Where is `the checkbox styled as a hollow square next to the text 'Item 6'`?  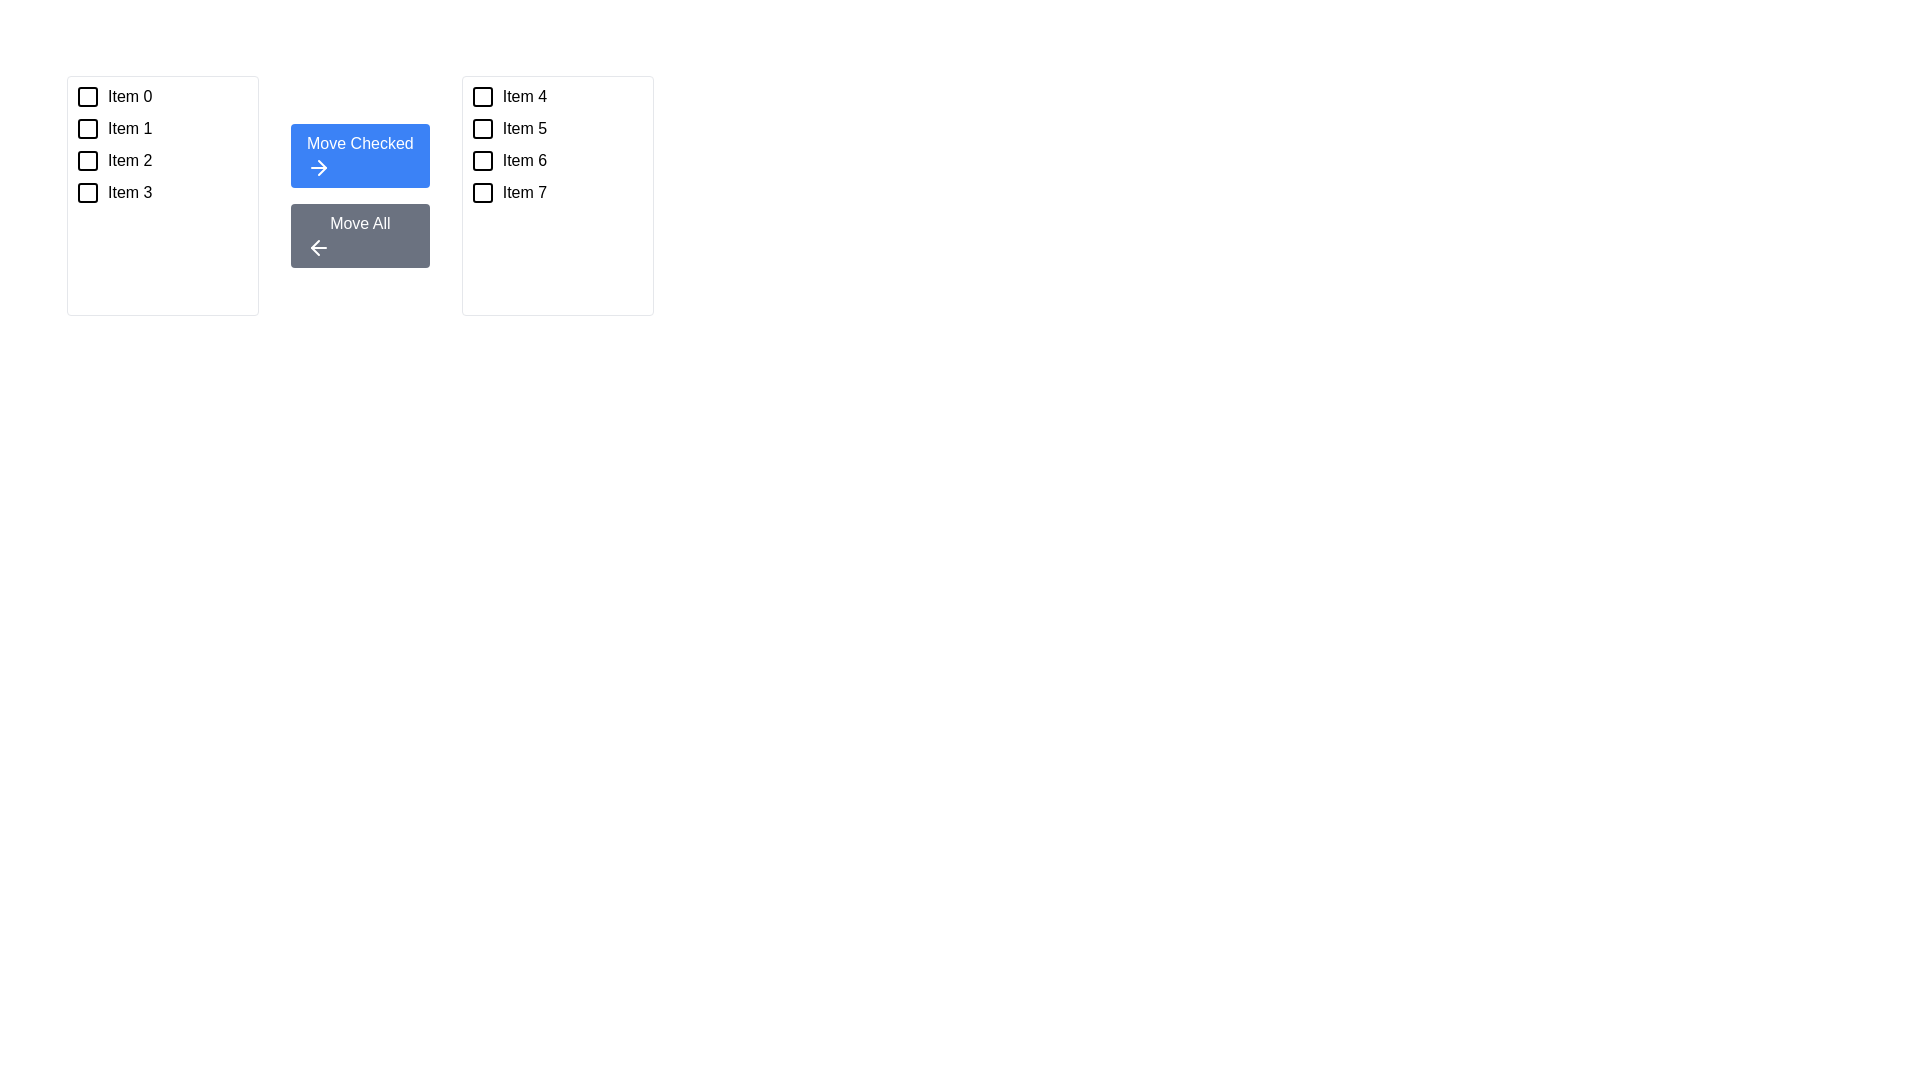
the checkbox styled as a hollow square next to the text 'Item 6' is located at coordinates (482, 160).